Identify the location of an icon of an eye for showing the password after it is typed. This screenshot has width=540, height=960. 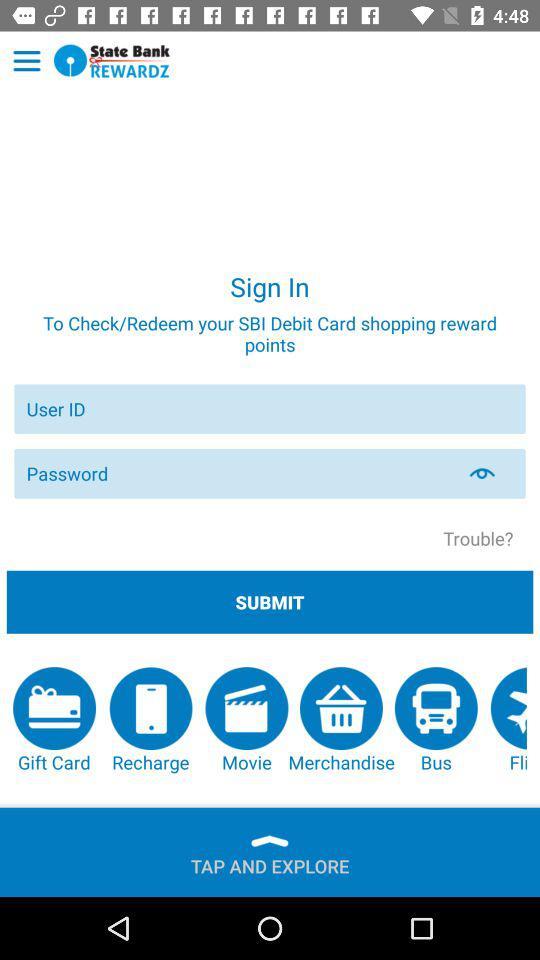
(493, 473).